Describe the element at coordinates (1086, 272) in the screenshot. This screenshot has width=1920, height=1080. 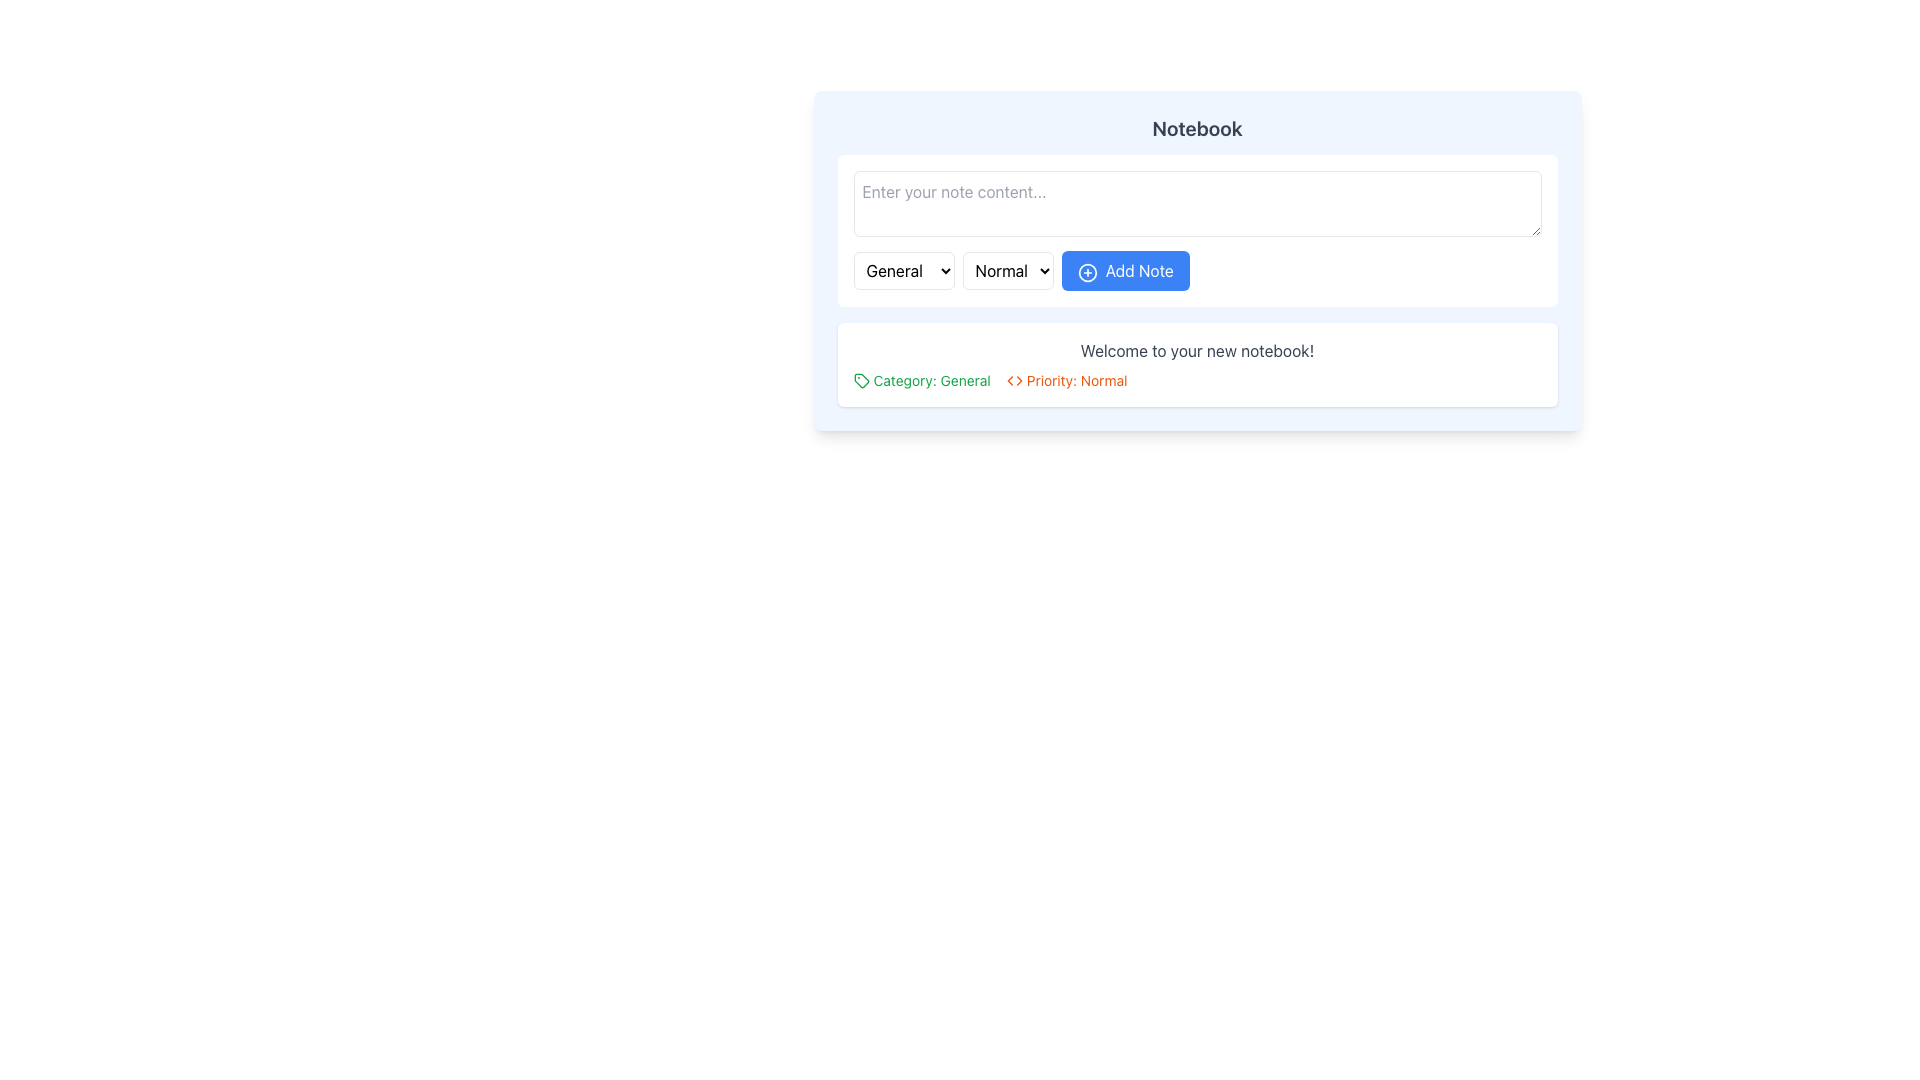
I see `the plus sign icon inside the 'Add Note' button, which has a blue background and white strokes, located to the left of the 'Add Note' text` at that location.